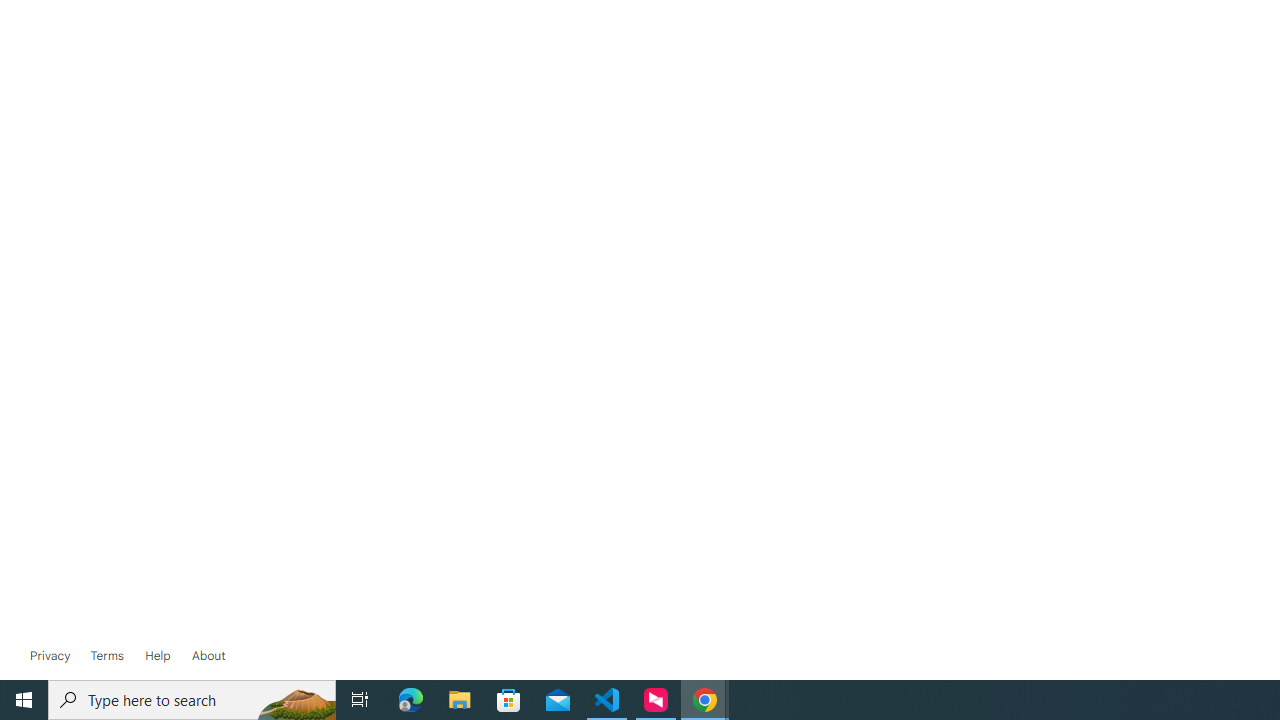 The height and width of the screenshot is (720, 1280). I want to click on 'Learn more about Google Account', so click(208, 655).